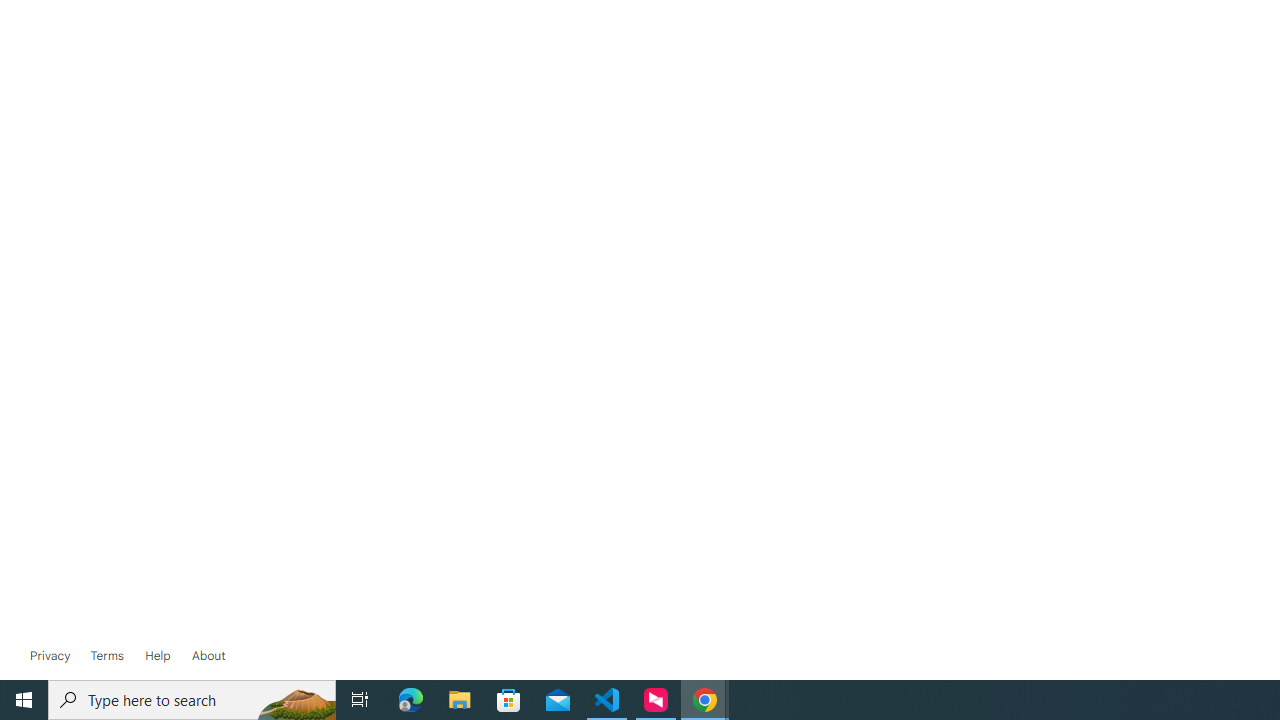 The height and width of the screenshot is (720, 1280). I want to click on 'Learn more about Google Account', so click(208, 655).